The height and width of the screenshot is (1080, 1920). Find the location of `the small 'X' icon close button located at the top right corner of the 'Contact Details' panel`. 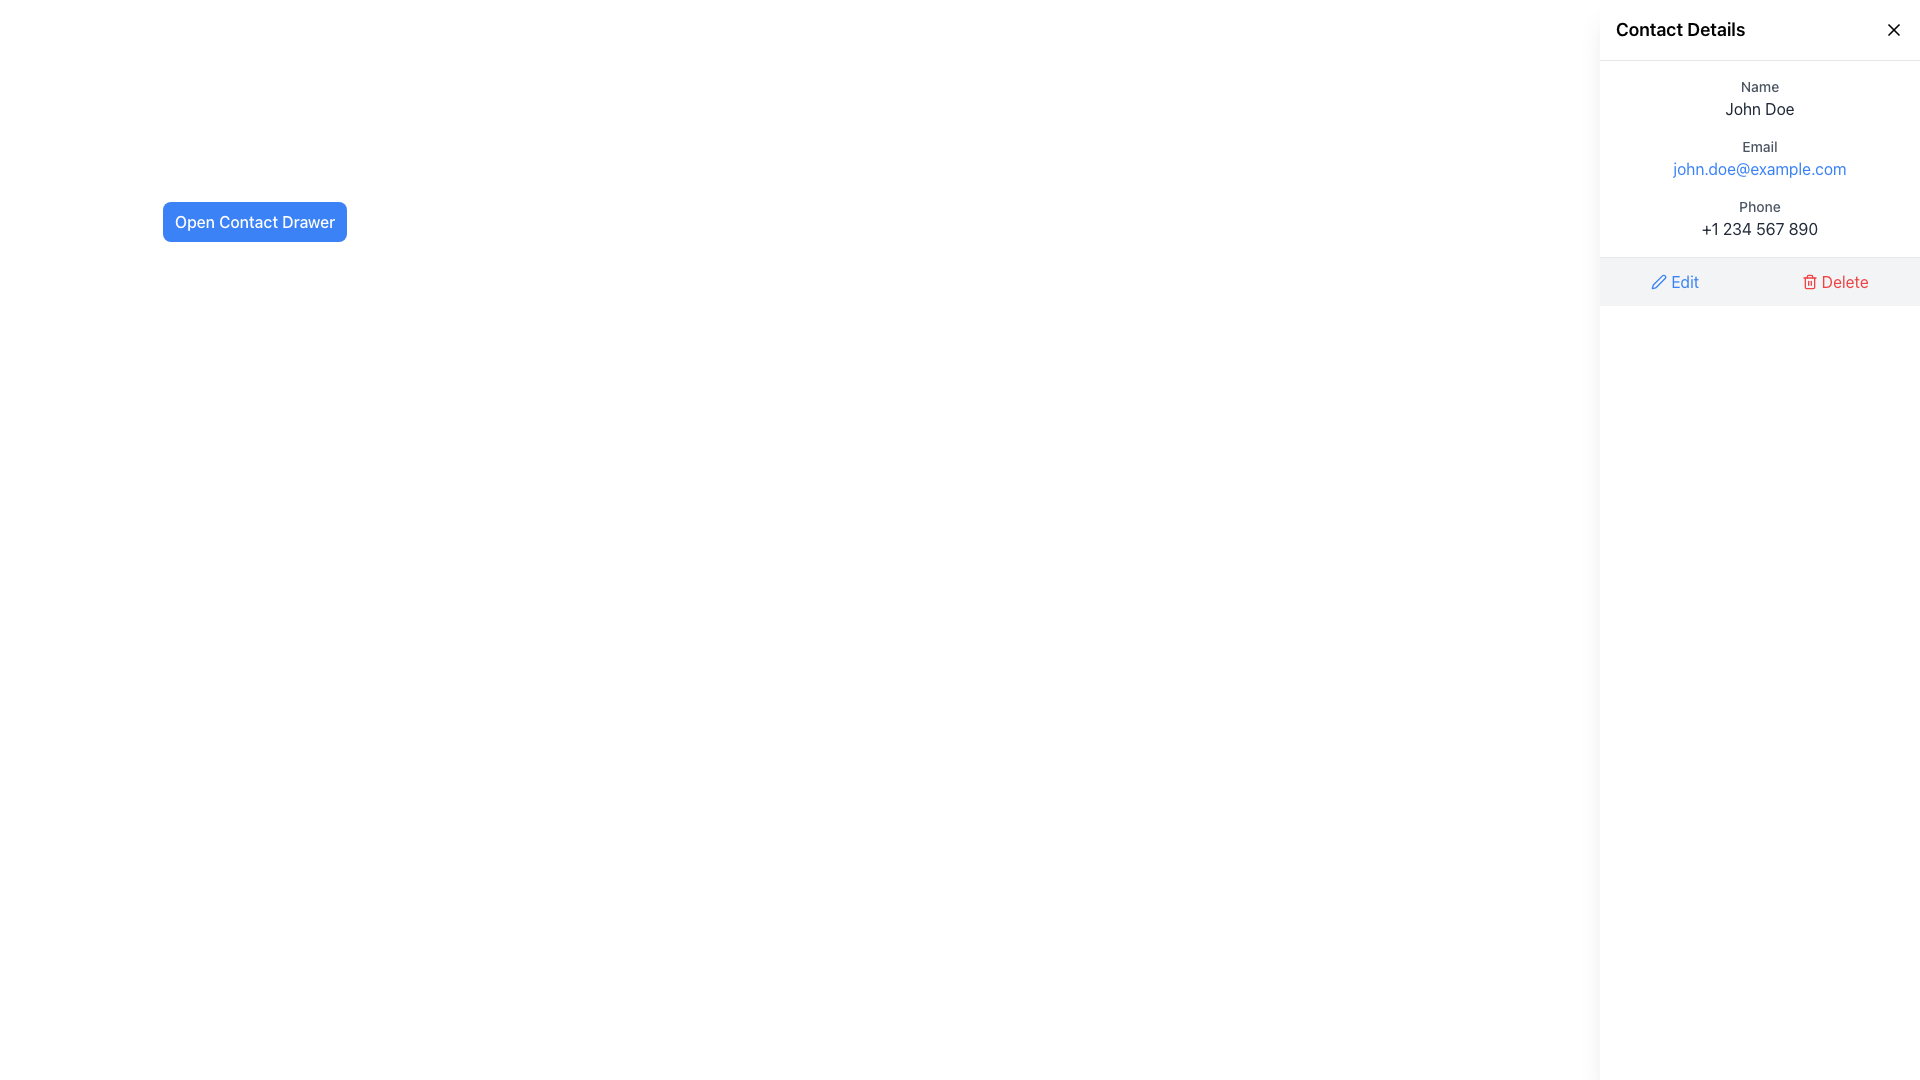

the small 'X' icon close button located at the top right corner of the 'Contact Details' panel is located at coordinates (1893, 30).